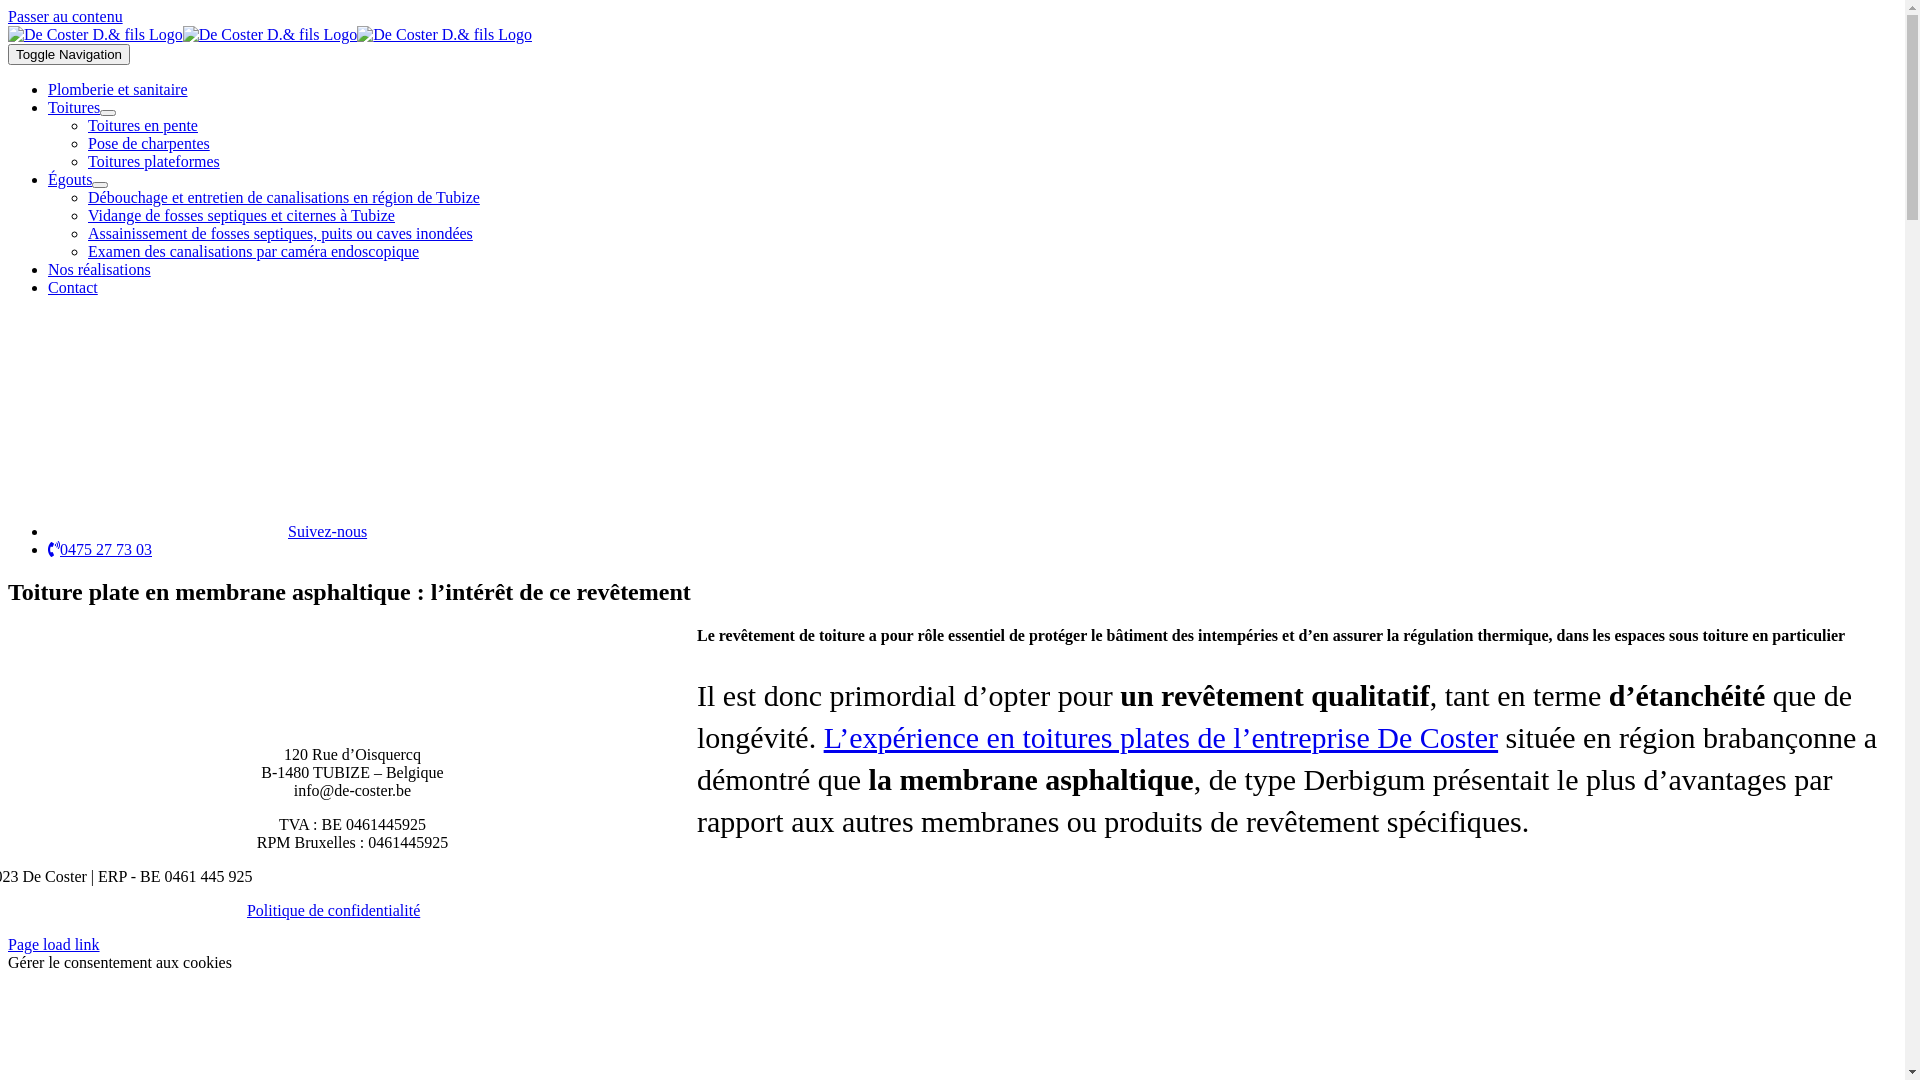  Describe the element at coordinates (168, 415) in the screenshot. I see `'fb'` at that location.